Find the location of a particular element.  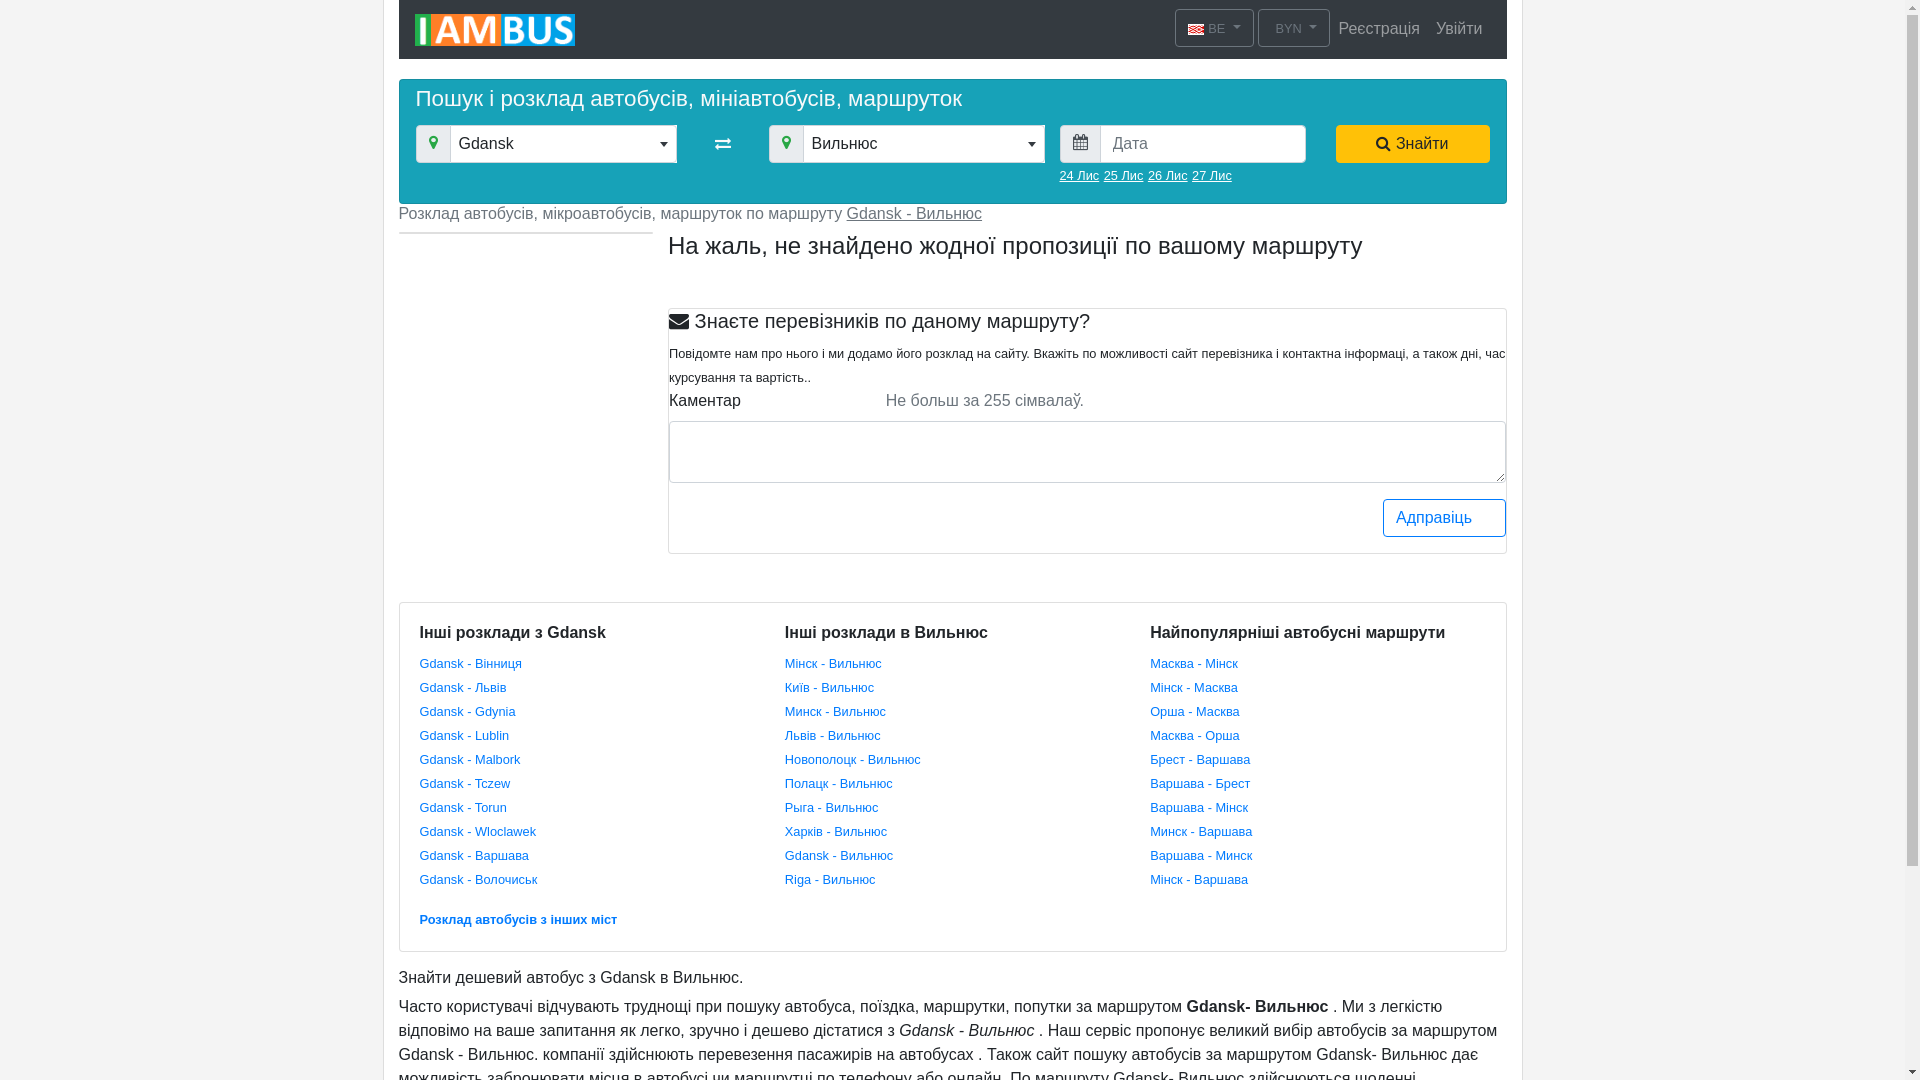

'Gdansk - Wloclawek' is located at coordinates (477, 830).